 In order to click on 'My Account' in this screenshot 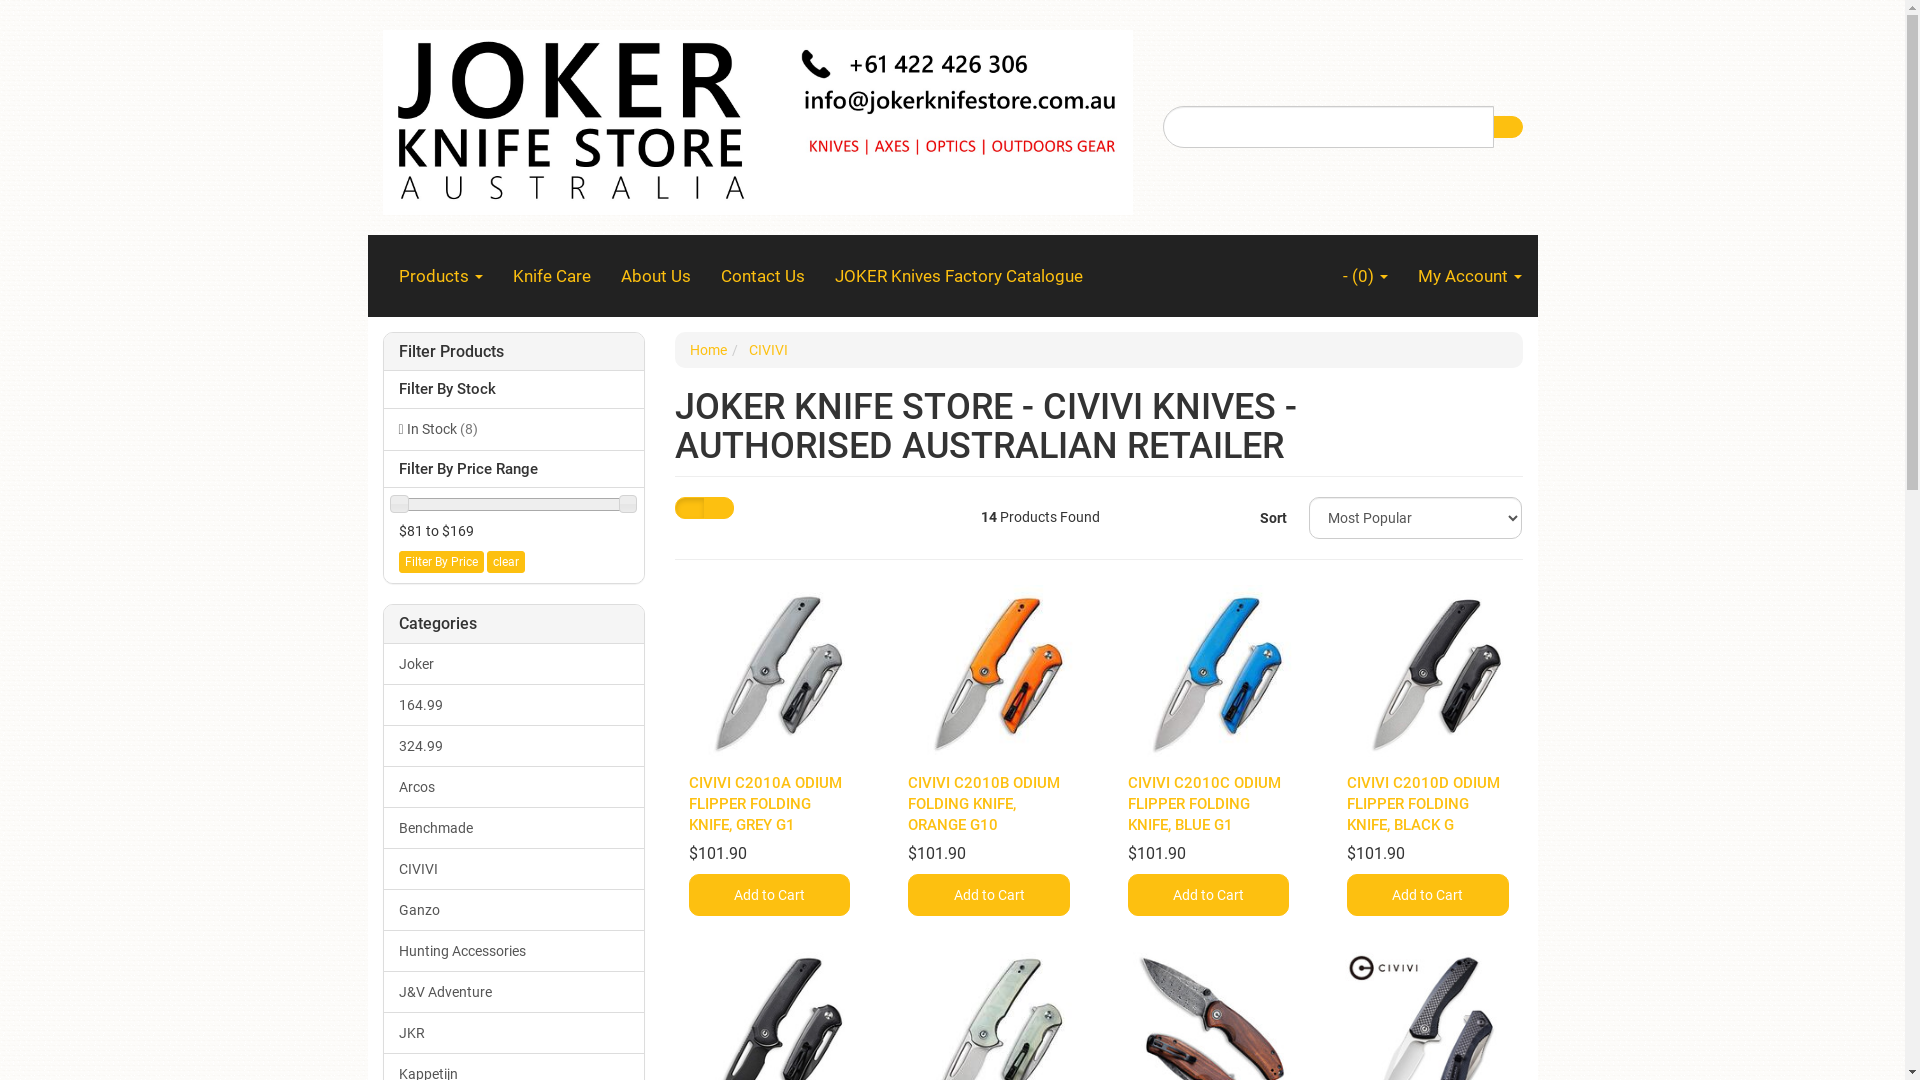, I will do `click(1468, 276)`.